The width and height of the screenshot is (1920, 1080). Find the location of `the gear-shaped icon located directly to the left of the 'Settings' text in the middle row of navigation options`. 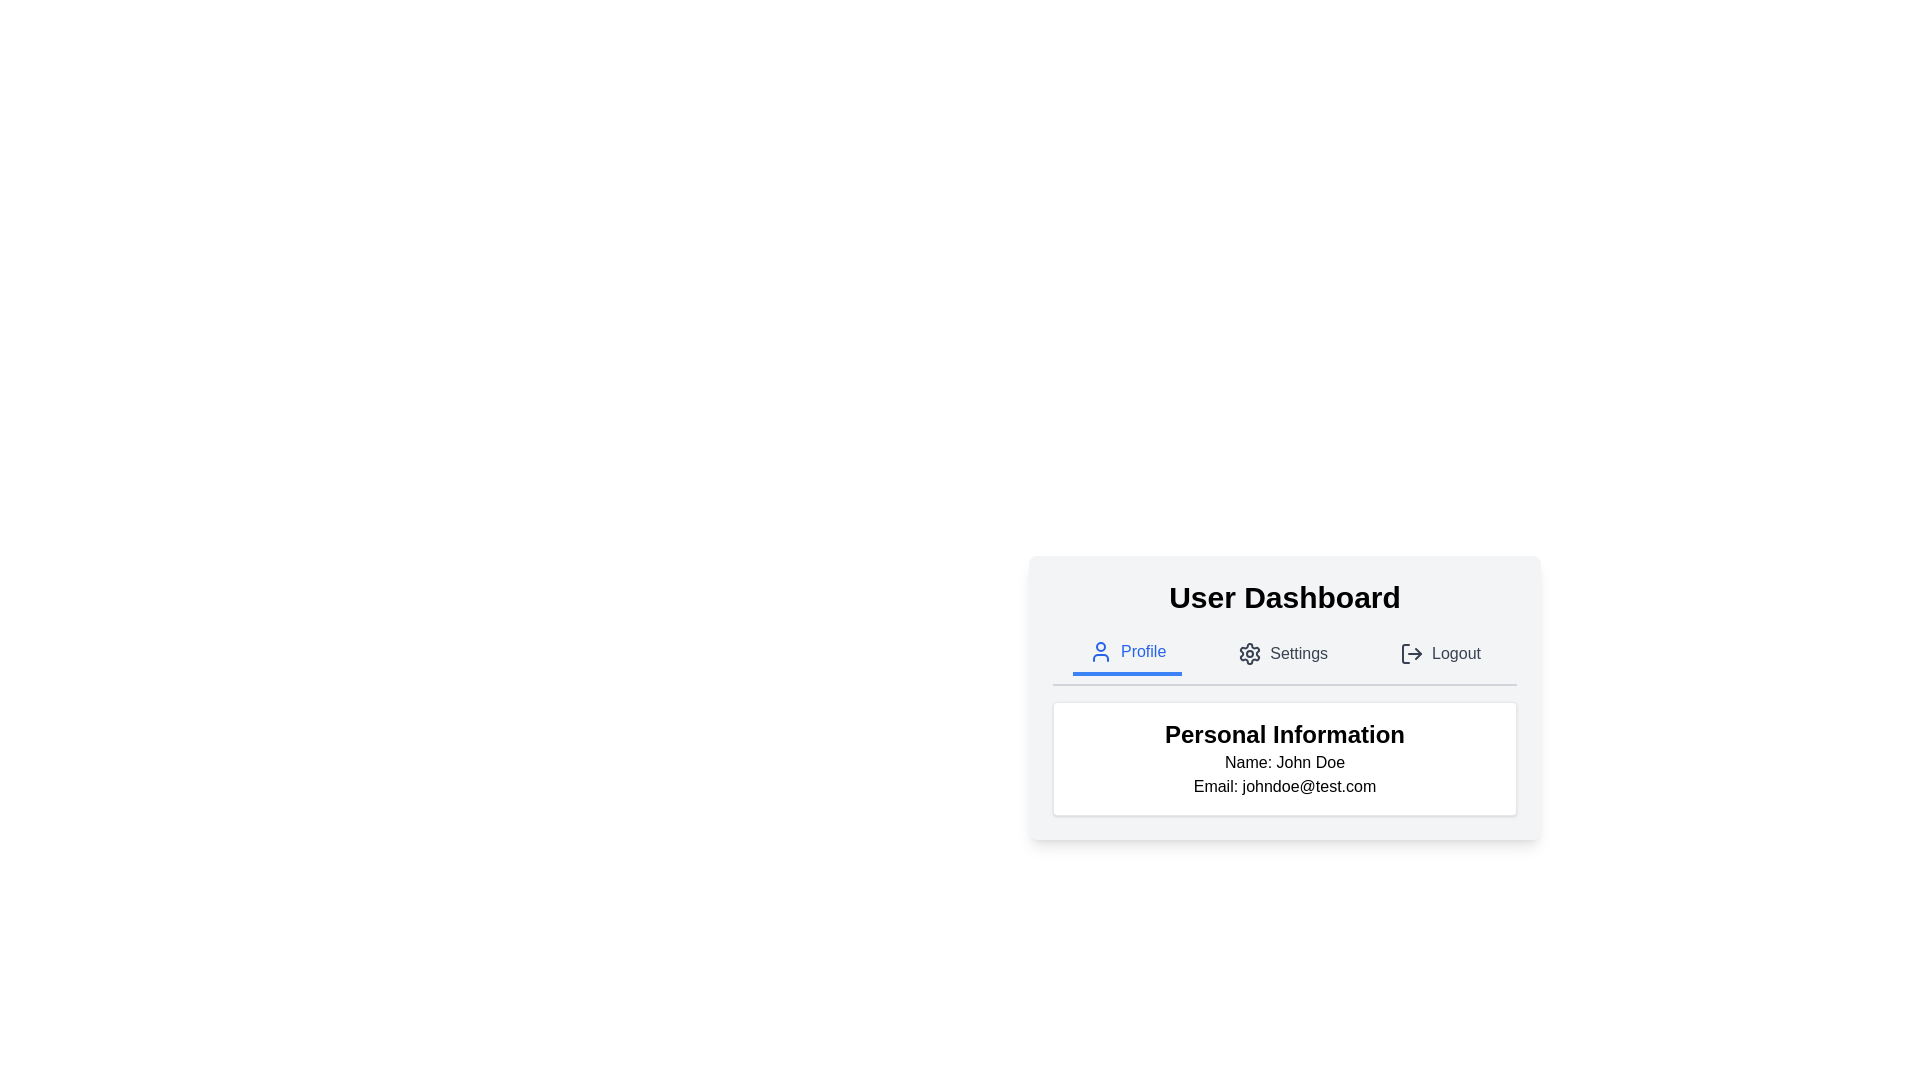

the gear-shaped icon located directly to the left of the 'Settings' text in the middle row of navigation options is located at coordinates (1249, 654).